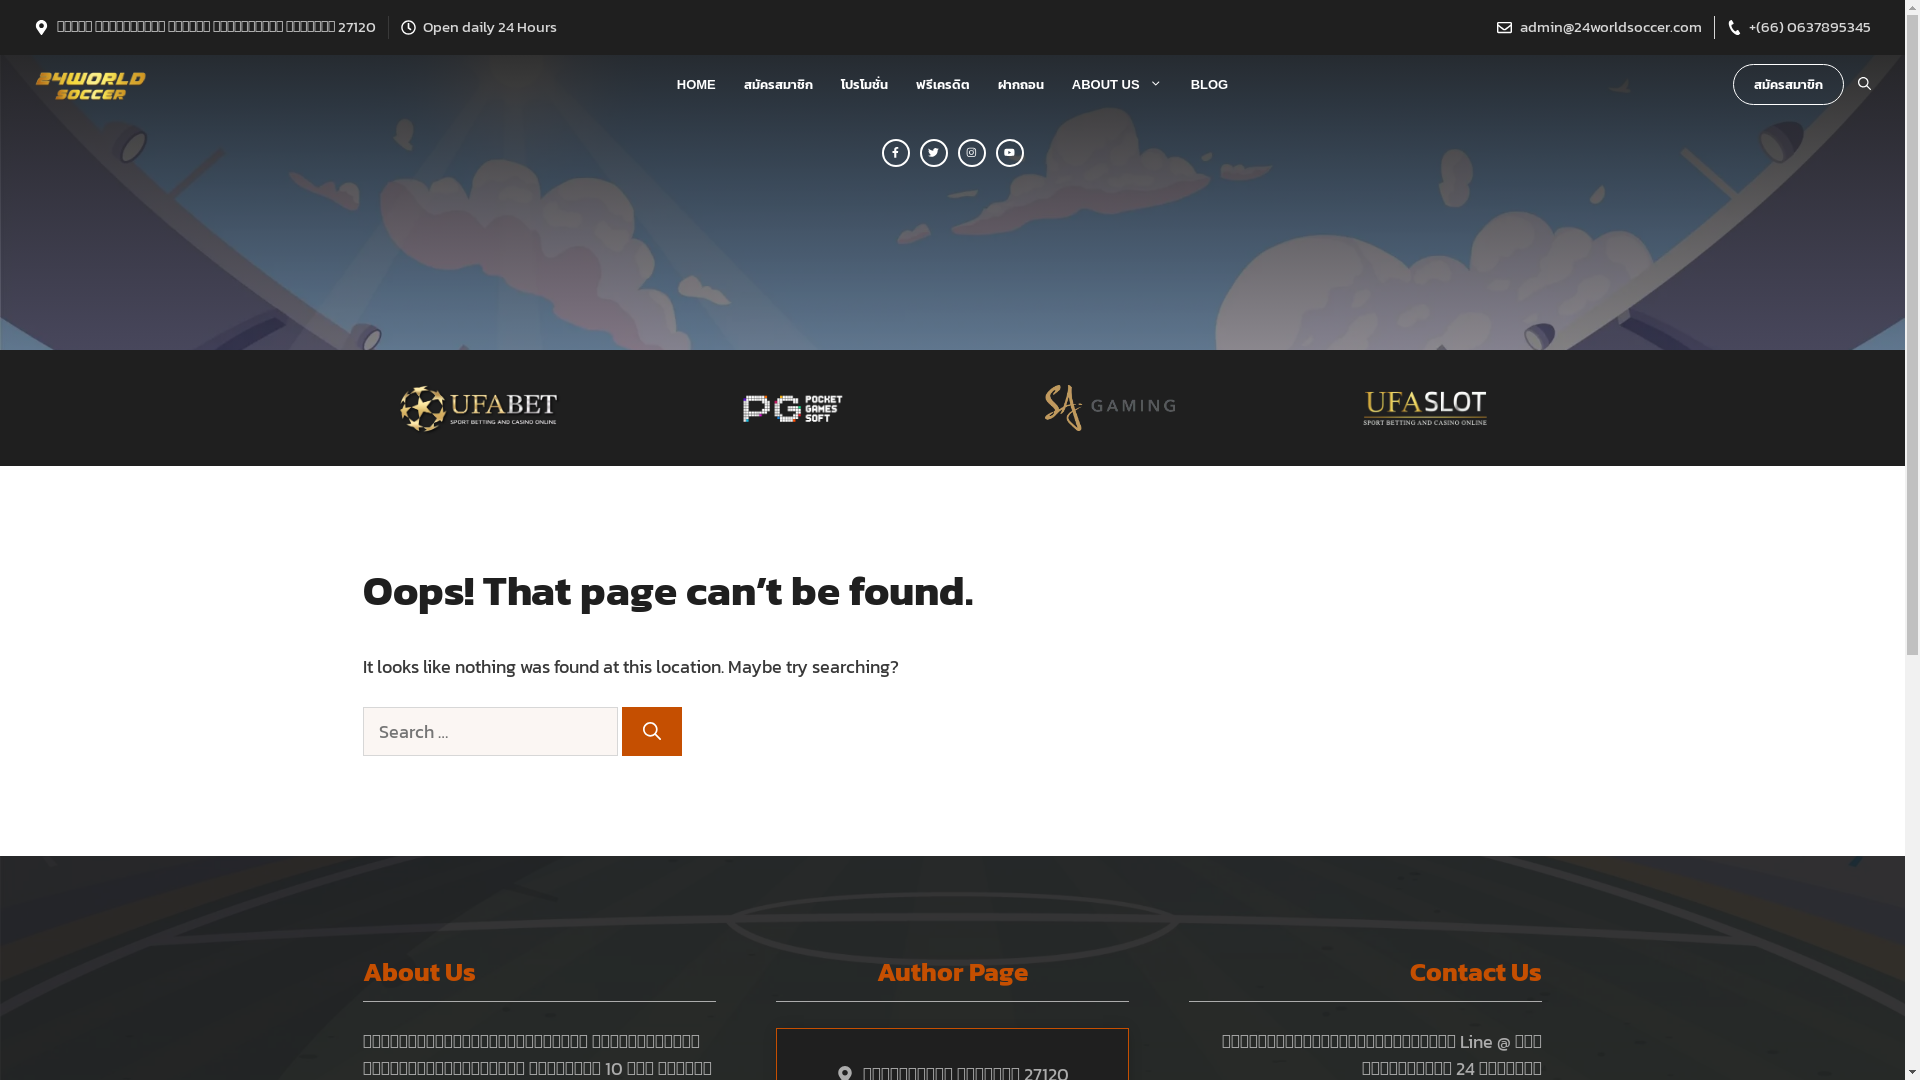 The width and height of the screenshot is (1920, 1080). Describe the element at coordinates (89, 83) in the screenshot. I see `'24 World Soccer'` at that location.